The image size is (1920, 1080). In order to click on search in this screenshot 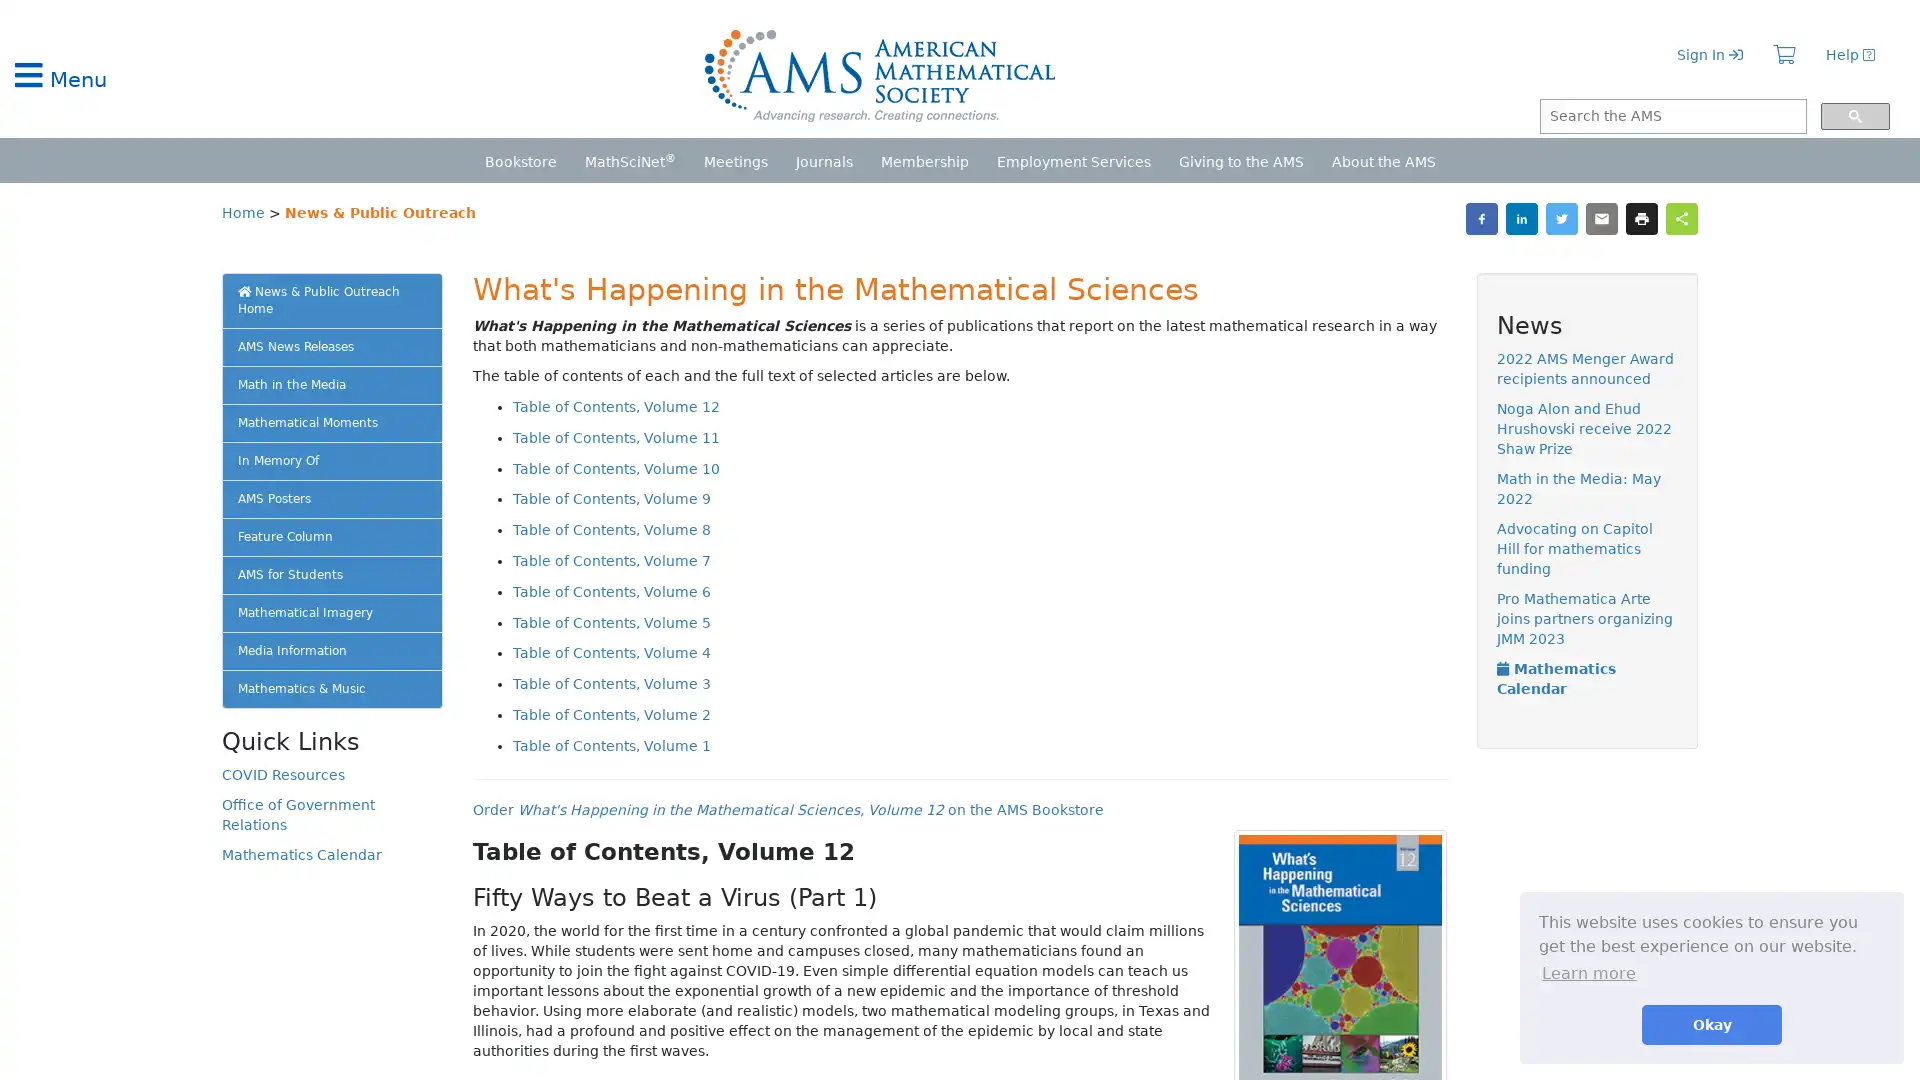, I will do `click(1853, 116)`.